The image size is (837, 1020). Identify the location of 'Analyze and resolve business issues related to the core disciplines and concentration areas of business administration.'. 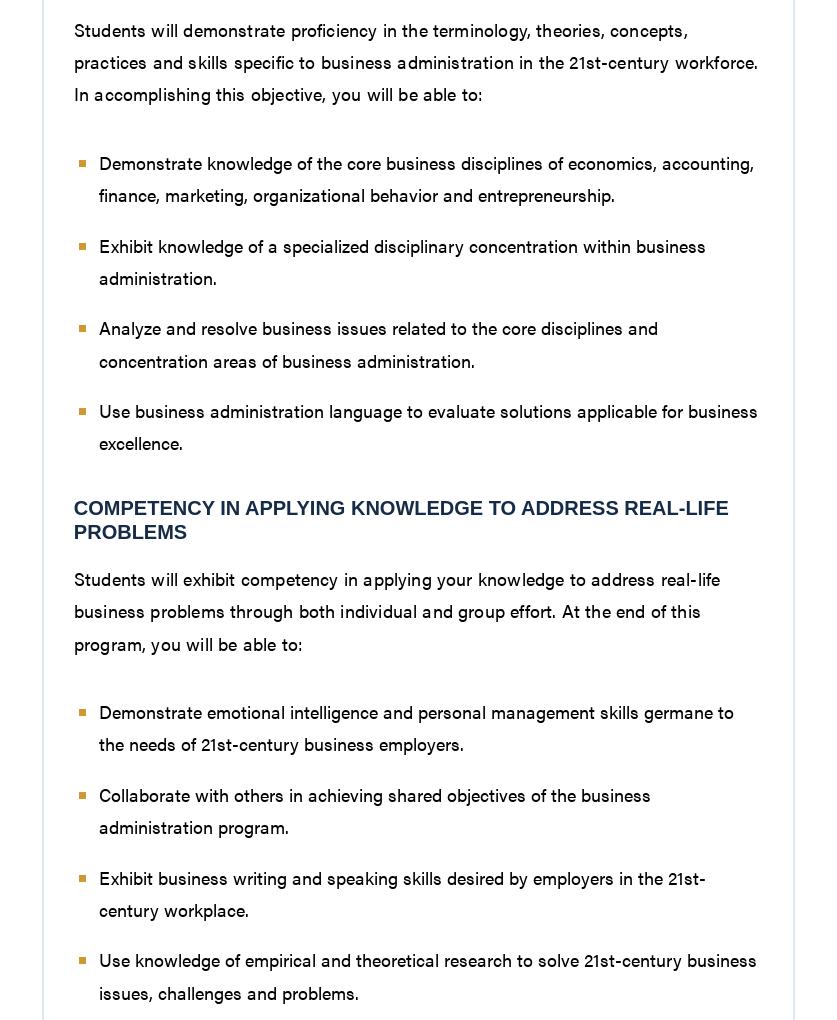
(377, 342).